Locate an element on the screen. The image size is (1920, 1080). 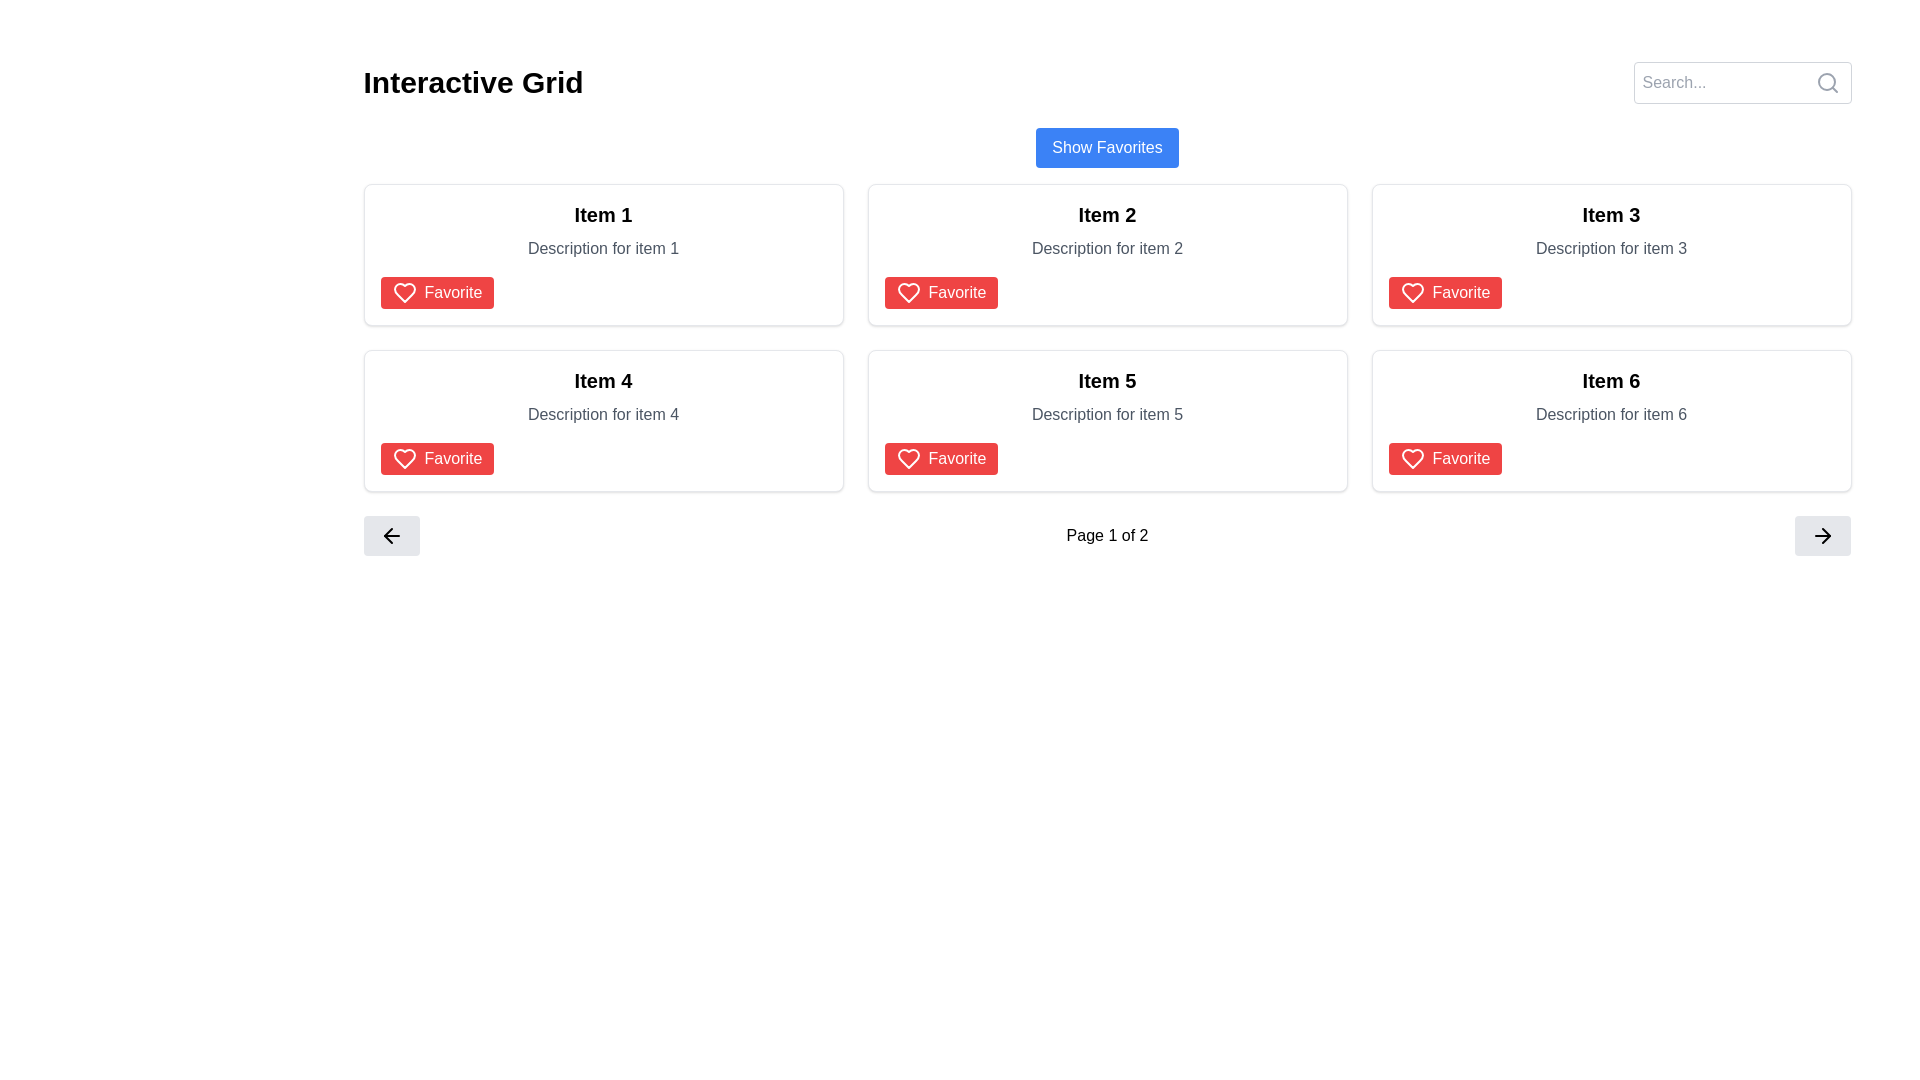
the text label providing additional information for 'Item 4', located in the bottom-left card of the grid, centered below the 'Item 4' heading and above the 'Favorite' button is located at coordinates (602, 414).